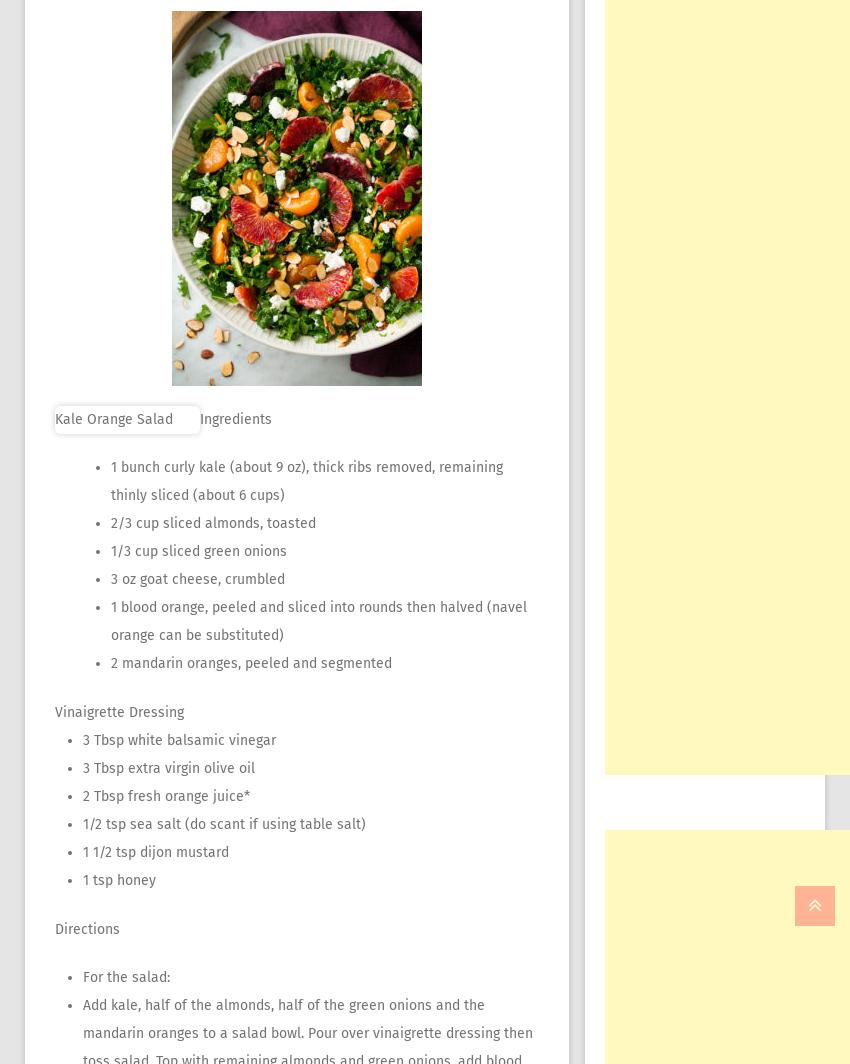  I want to click on '3 Tbsp extra virgin olive oil', so click(168, 768).